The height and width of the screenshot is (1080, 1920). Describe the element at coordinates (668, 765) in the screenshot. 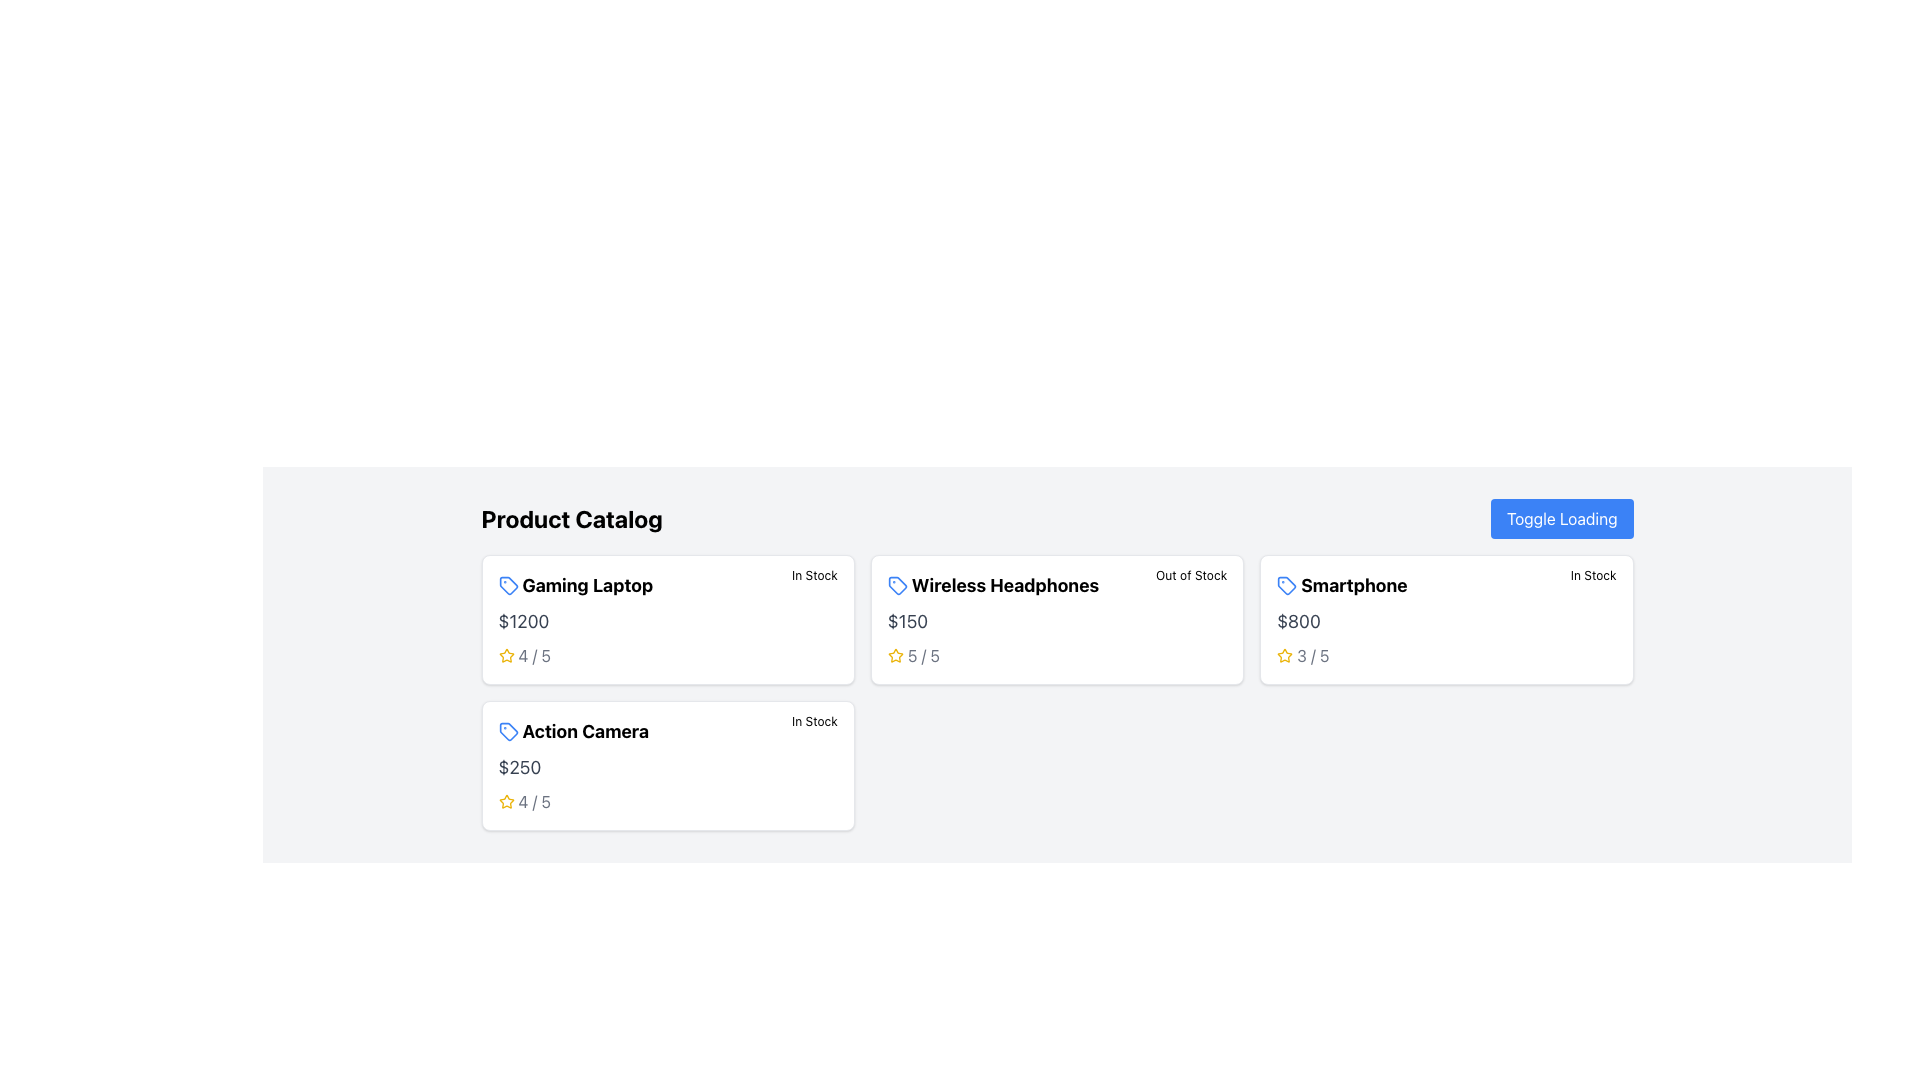

I see `the last product card in the catalog, located in the second column and second row, which displays details such as product name, price, availability, and rating` at that location.